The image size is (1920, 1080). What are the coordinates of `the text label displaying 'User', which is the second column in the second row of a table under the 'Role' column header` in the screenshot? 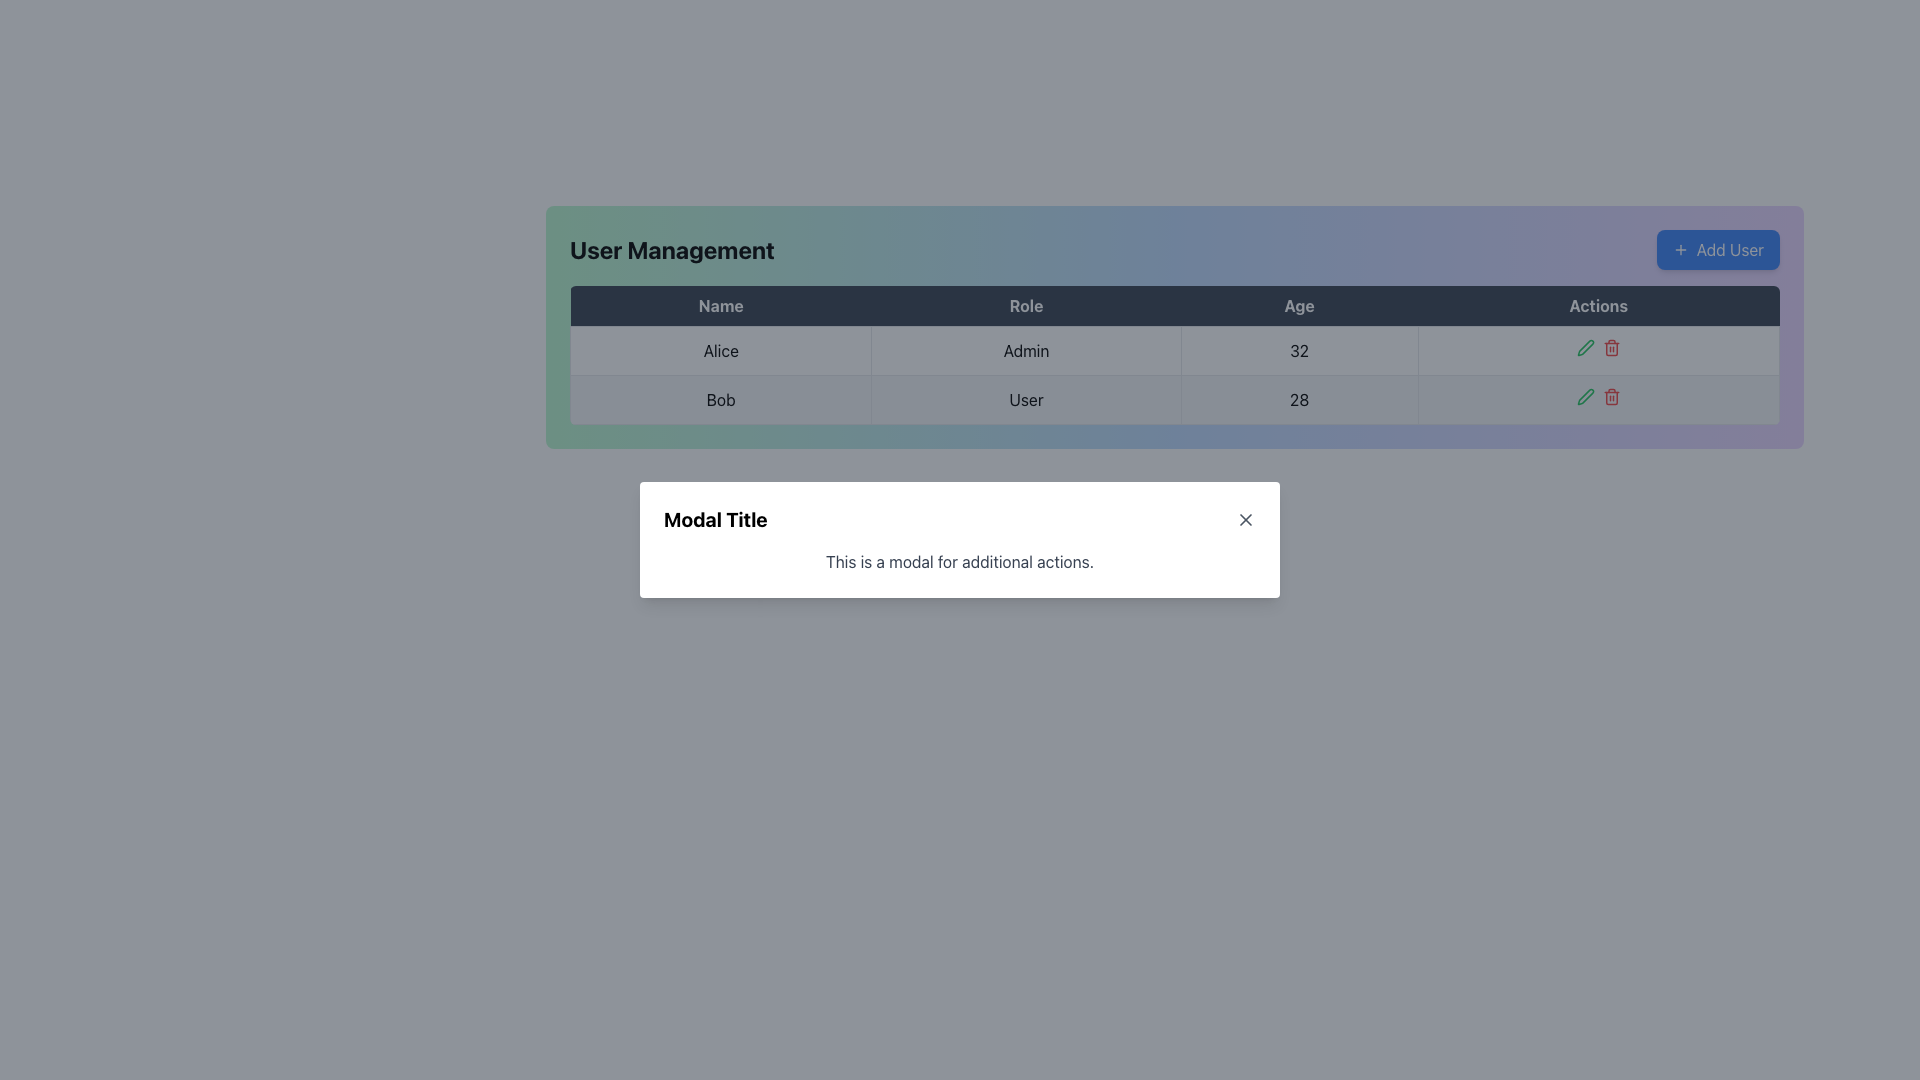 It's located at (1026, 400).